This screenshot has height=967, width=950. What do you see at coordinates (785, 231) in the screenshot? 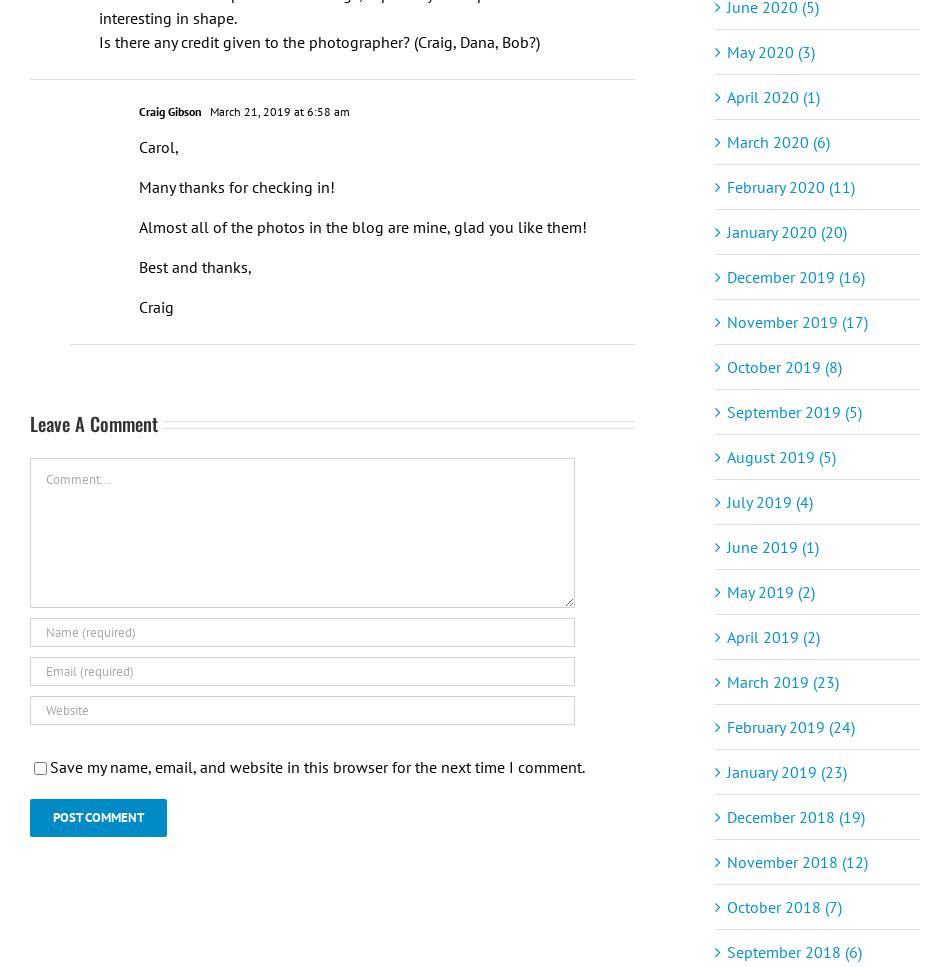
I see `'January 2020 (20)'` at bounding box center [785, 231].